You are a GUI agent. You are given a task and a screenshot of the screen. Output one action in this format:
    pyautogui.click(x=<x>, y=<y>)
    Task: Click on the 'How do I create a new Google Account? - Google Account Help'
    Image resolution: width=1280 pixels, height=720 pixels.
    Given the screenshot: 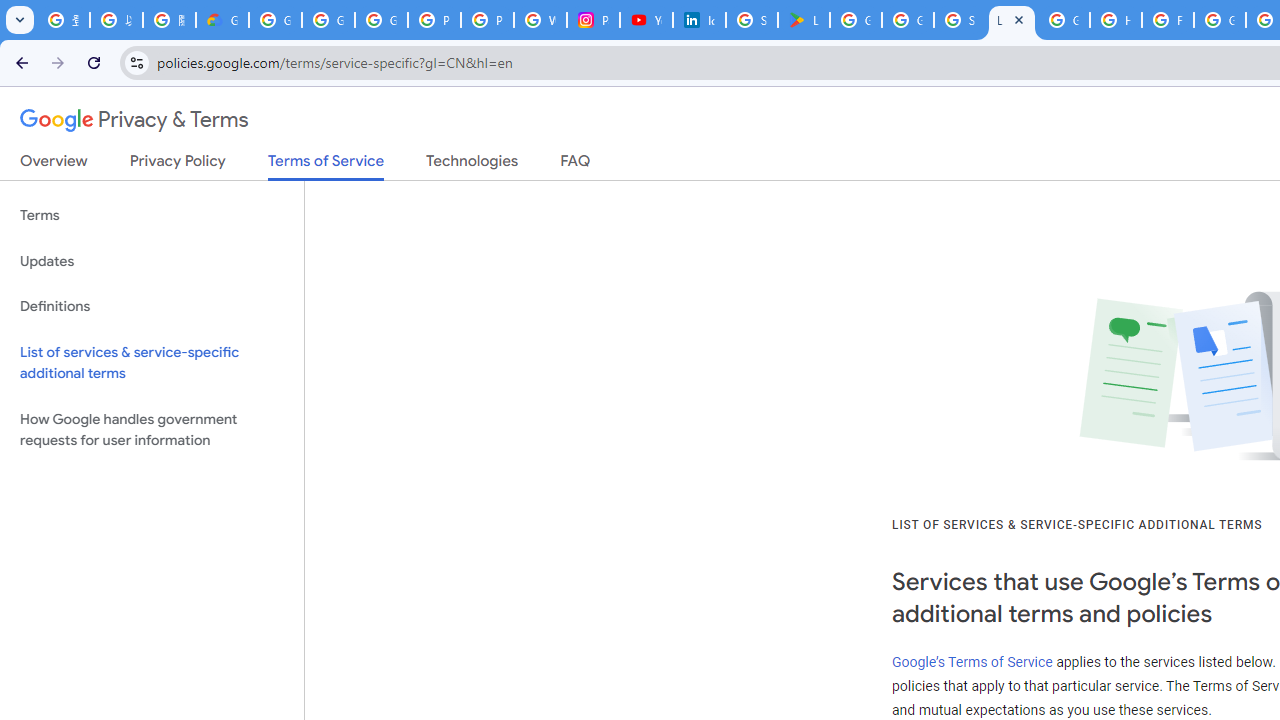 What is the action you would take?
    pyautogui.click(x=1115, y=20)
    